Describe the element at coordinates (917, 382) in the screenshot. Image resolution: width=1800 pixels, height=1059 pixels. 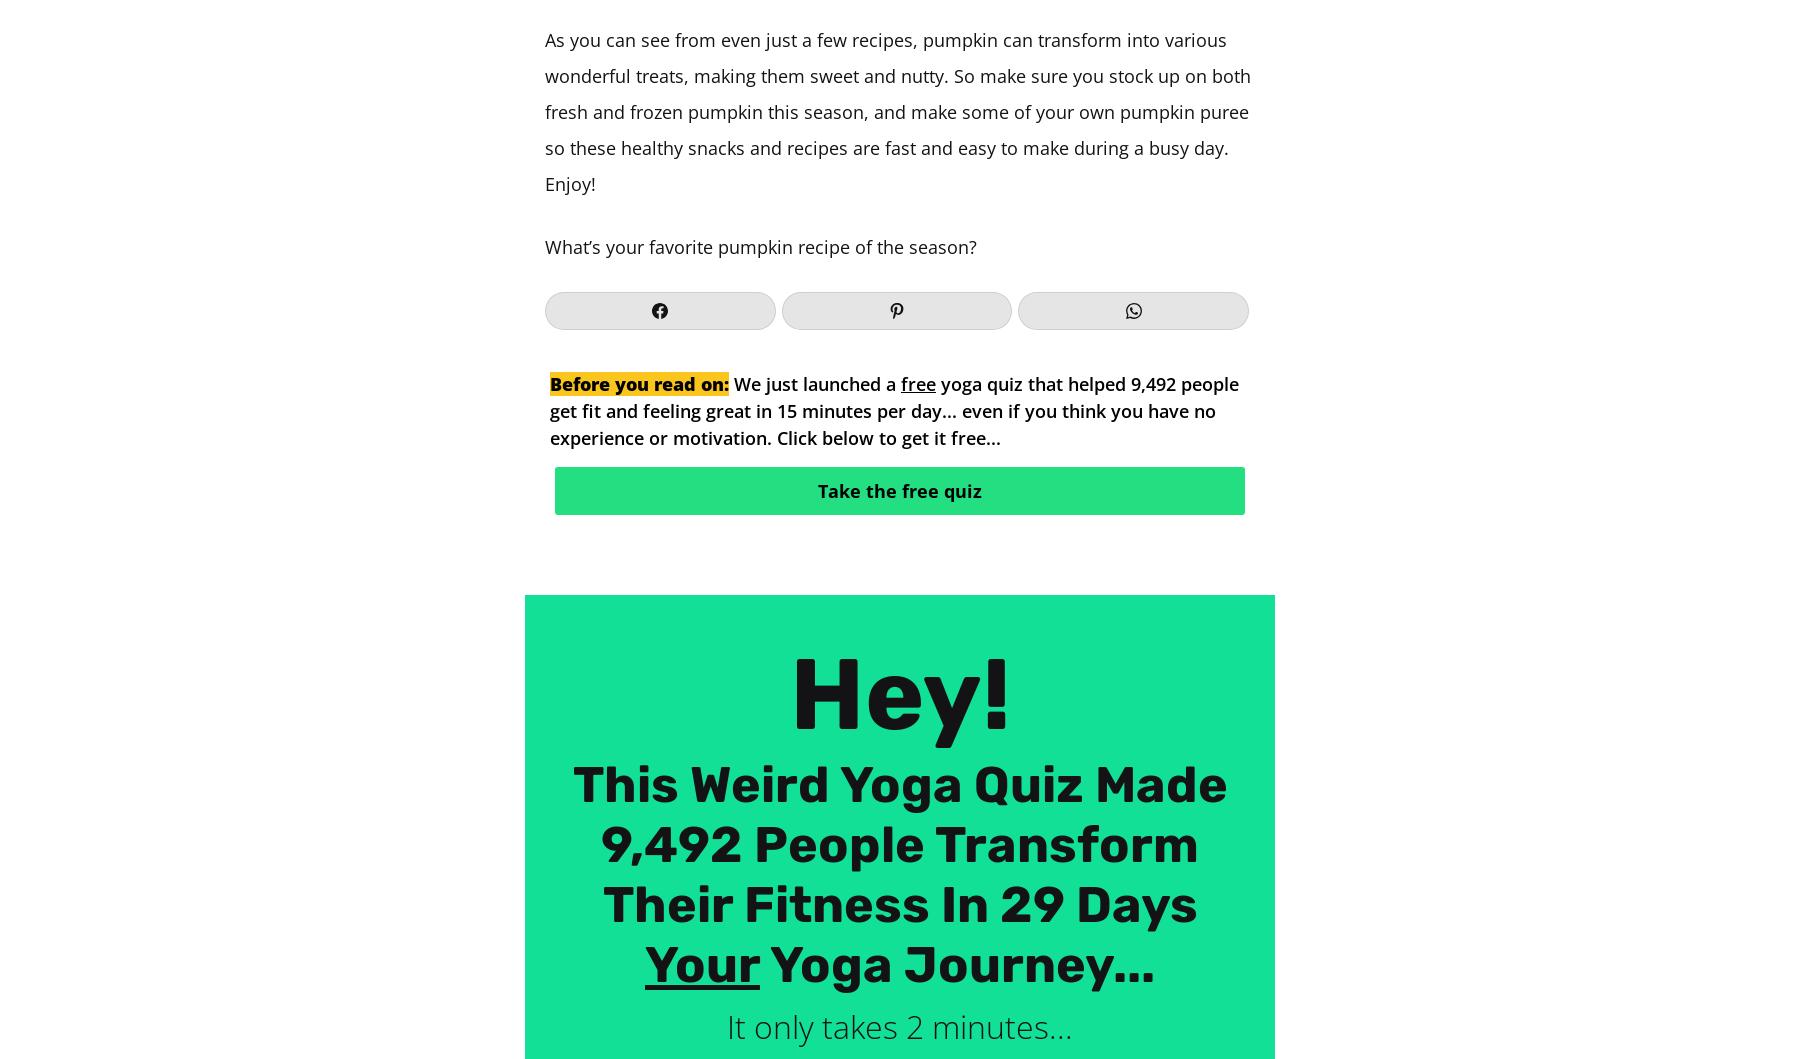
I see `'free'` at that location.